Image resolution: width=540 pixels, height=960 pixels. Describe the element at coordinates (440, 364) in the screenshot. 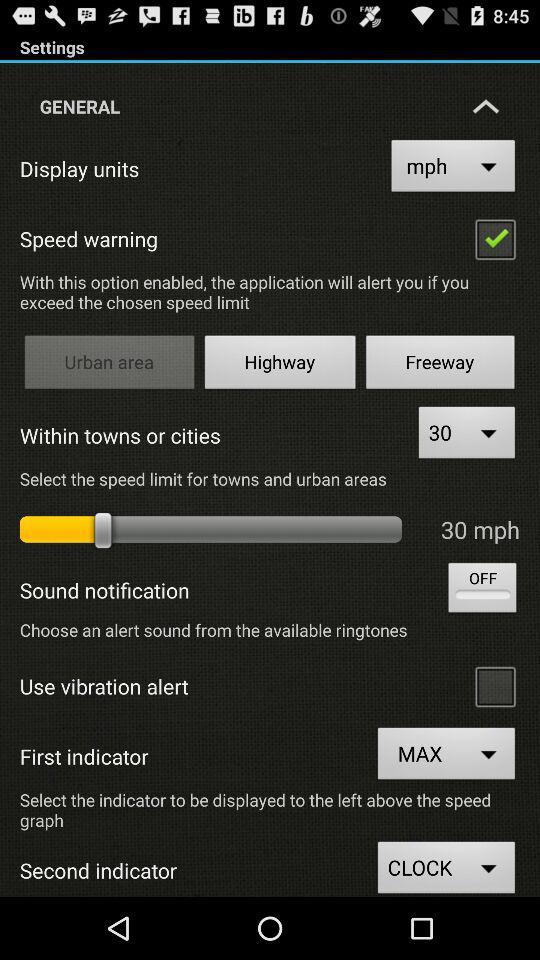

I see `tap on freeway` at that location.